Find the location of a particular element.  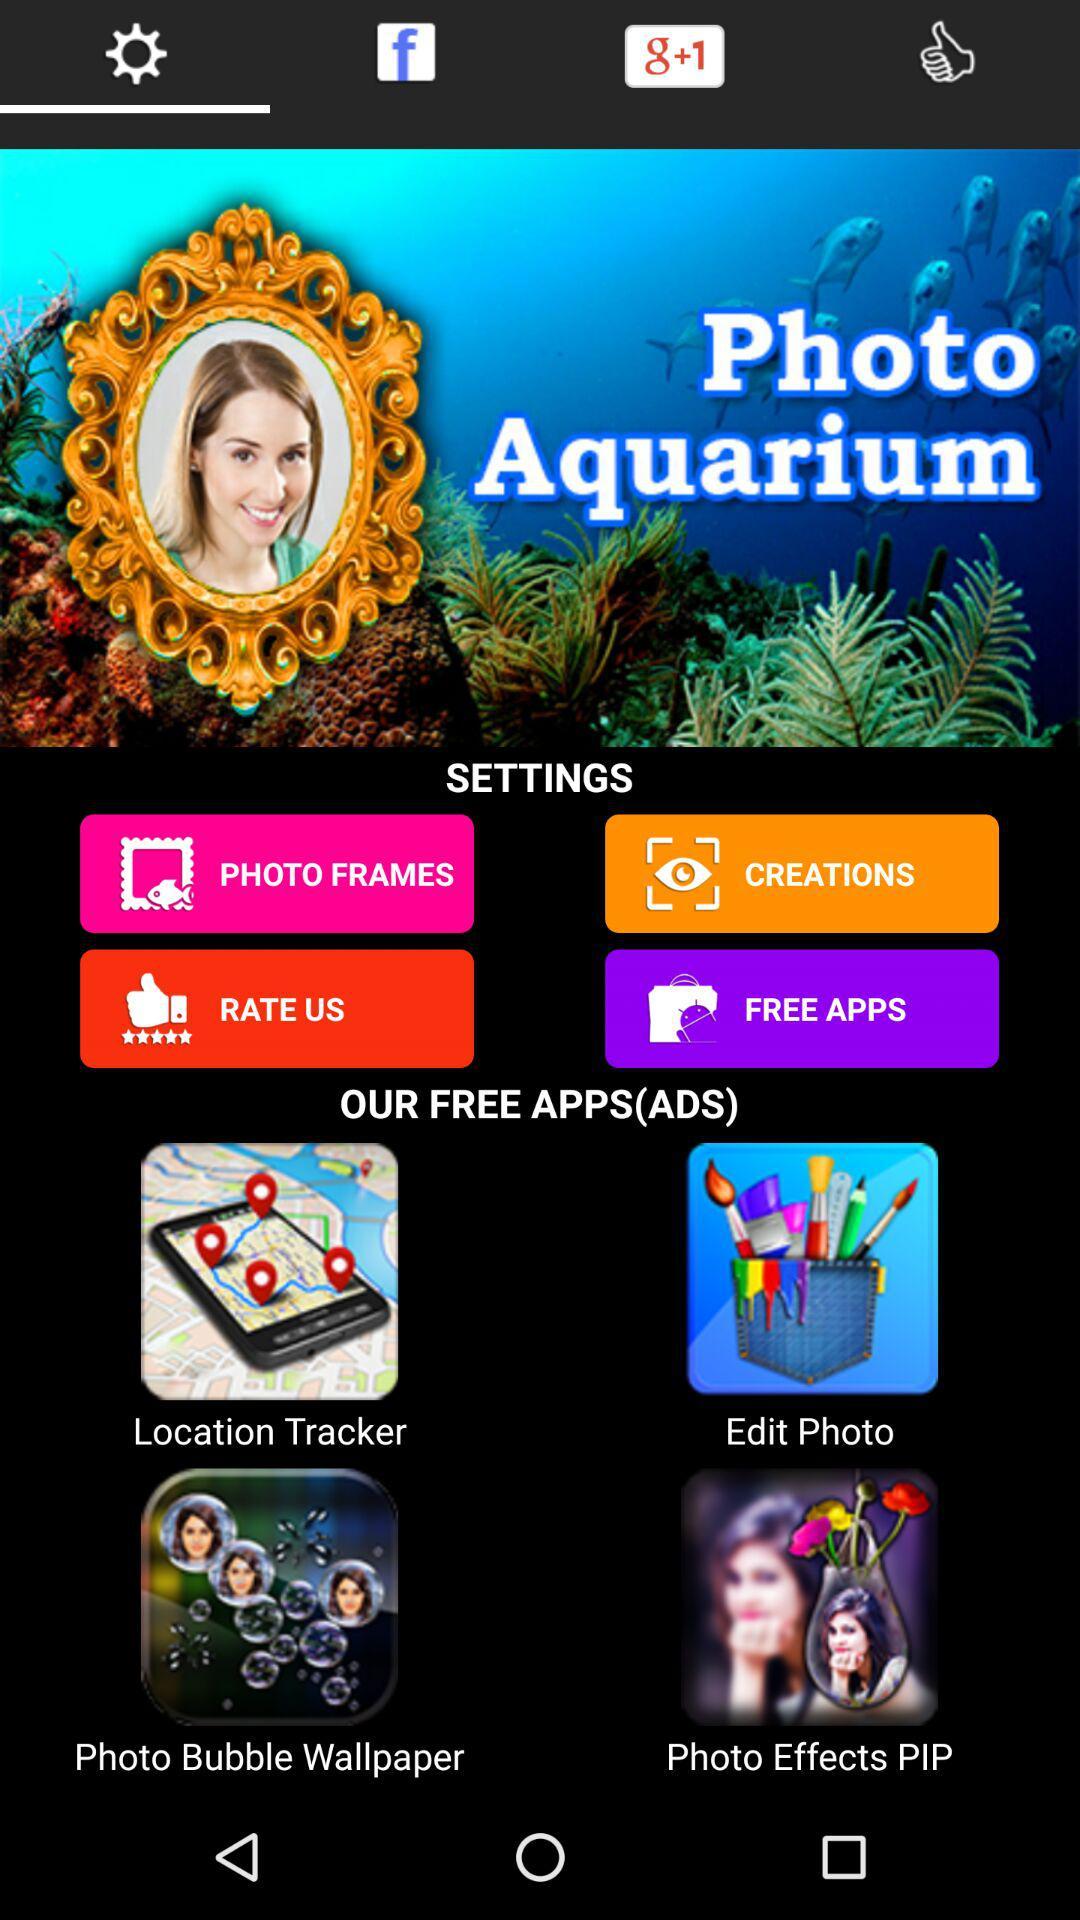

photo frame is located at coordinates (155, 873).